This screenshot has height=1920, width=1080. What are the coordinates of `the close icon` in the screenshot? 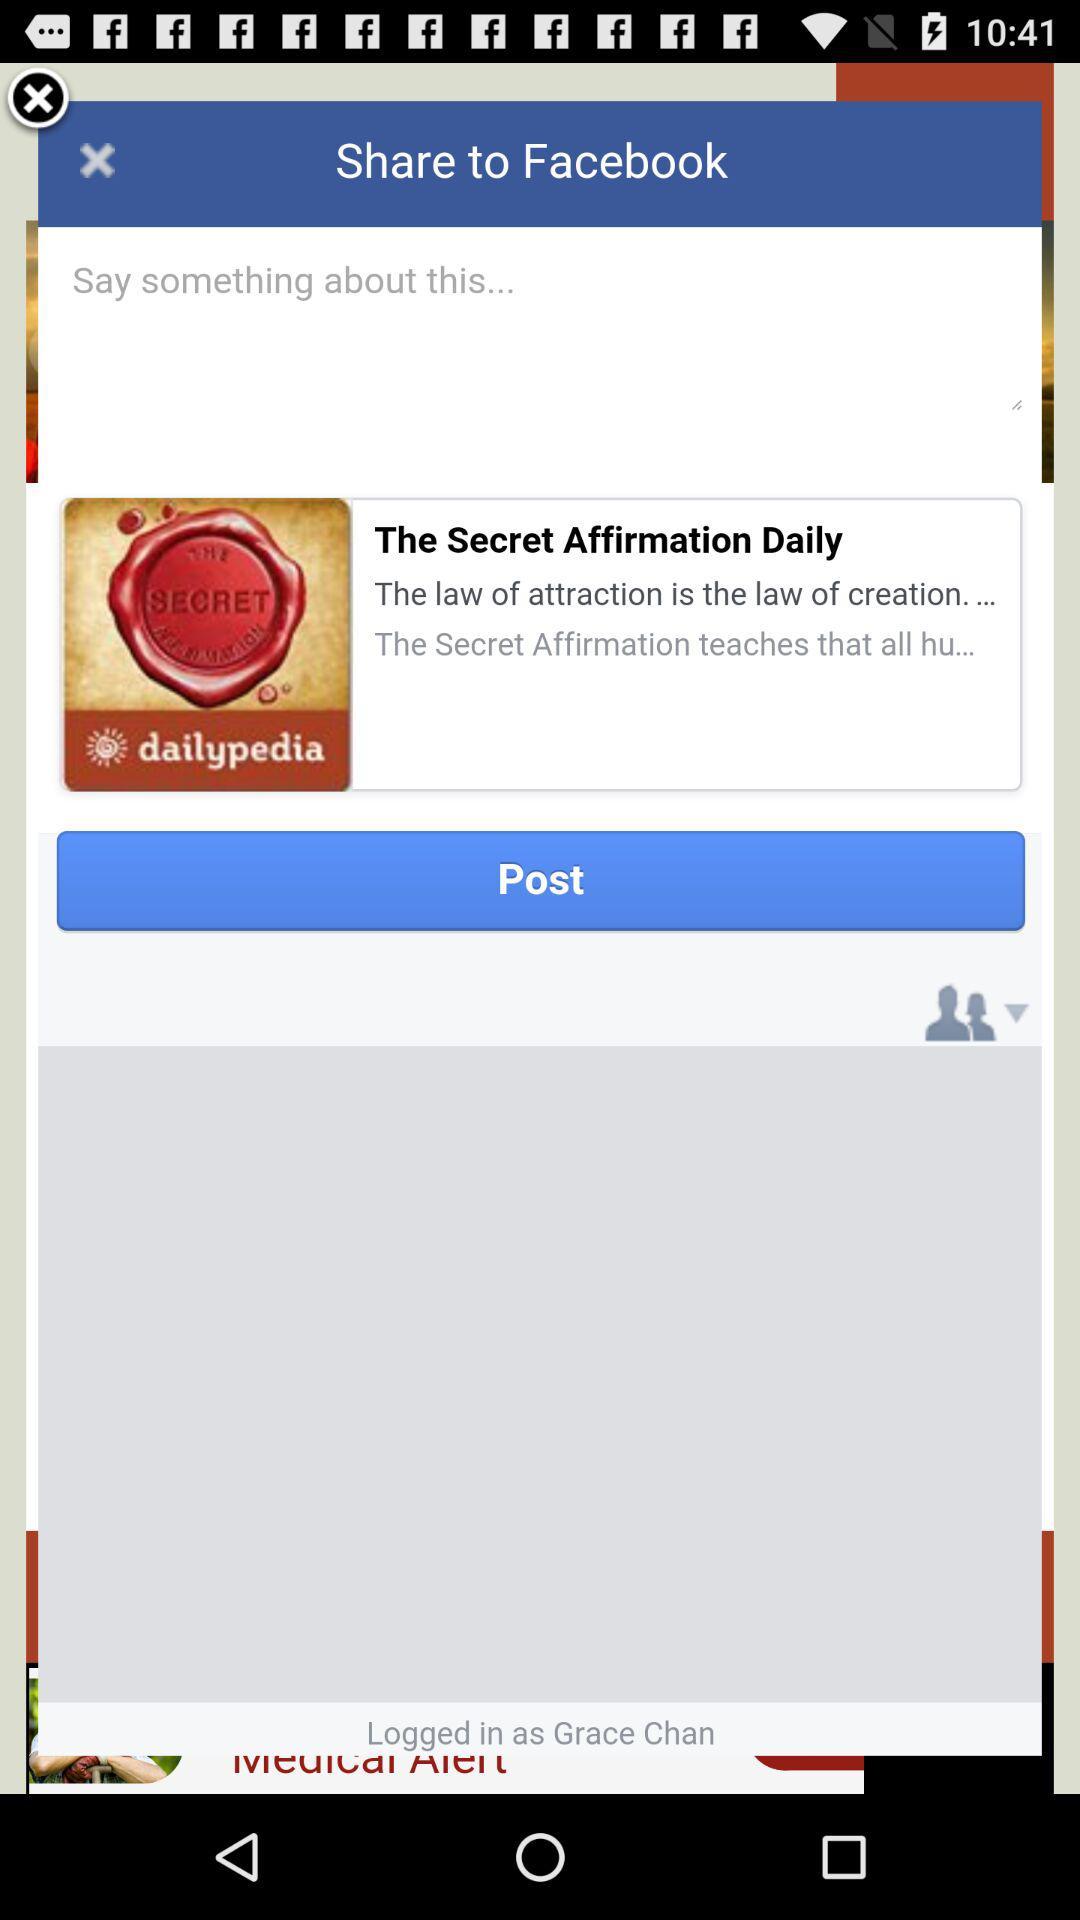 It's located at (38, 107).